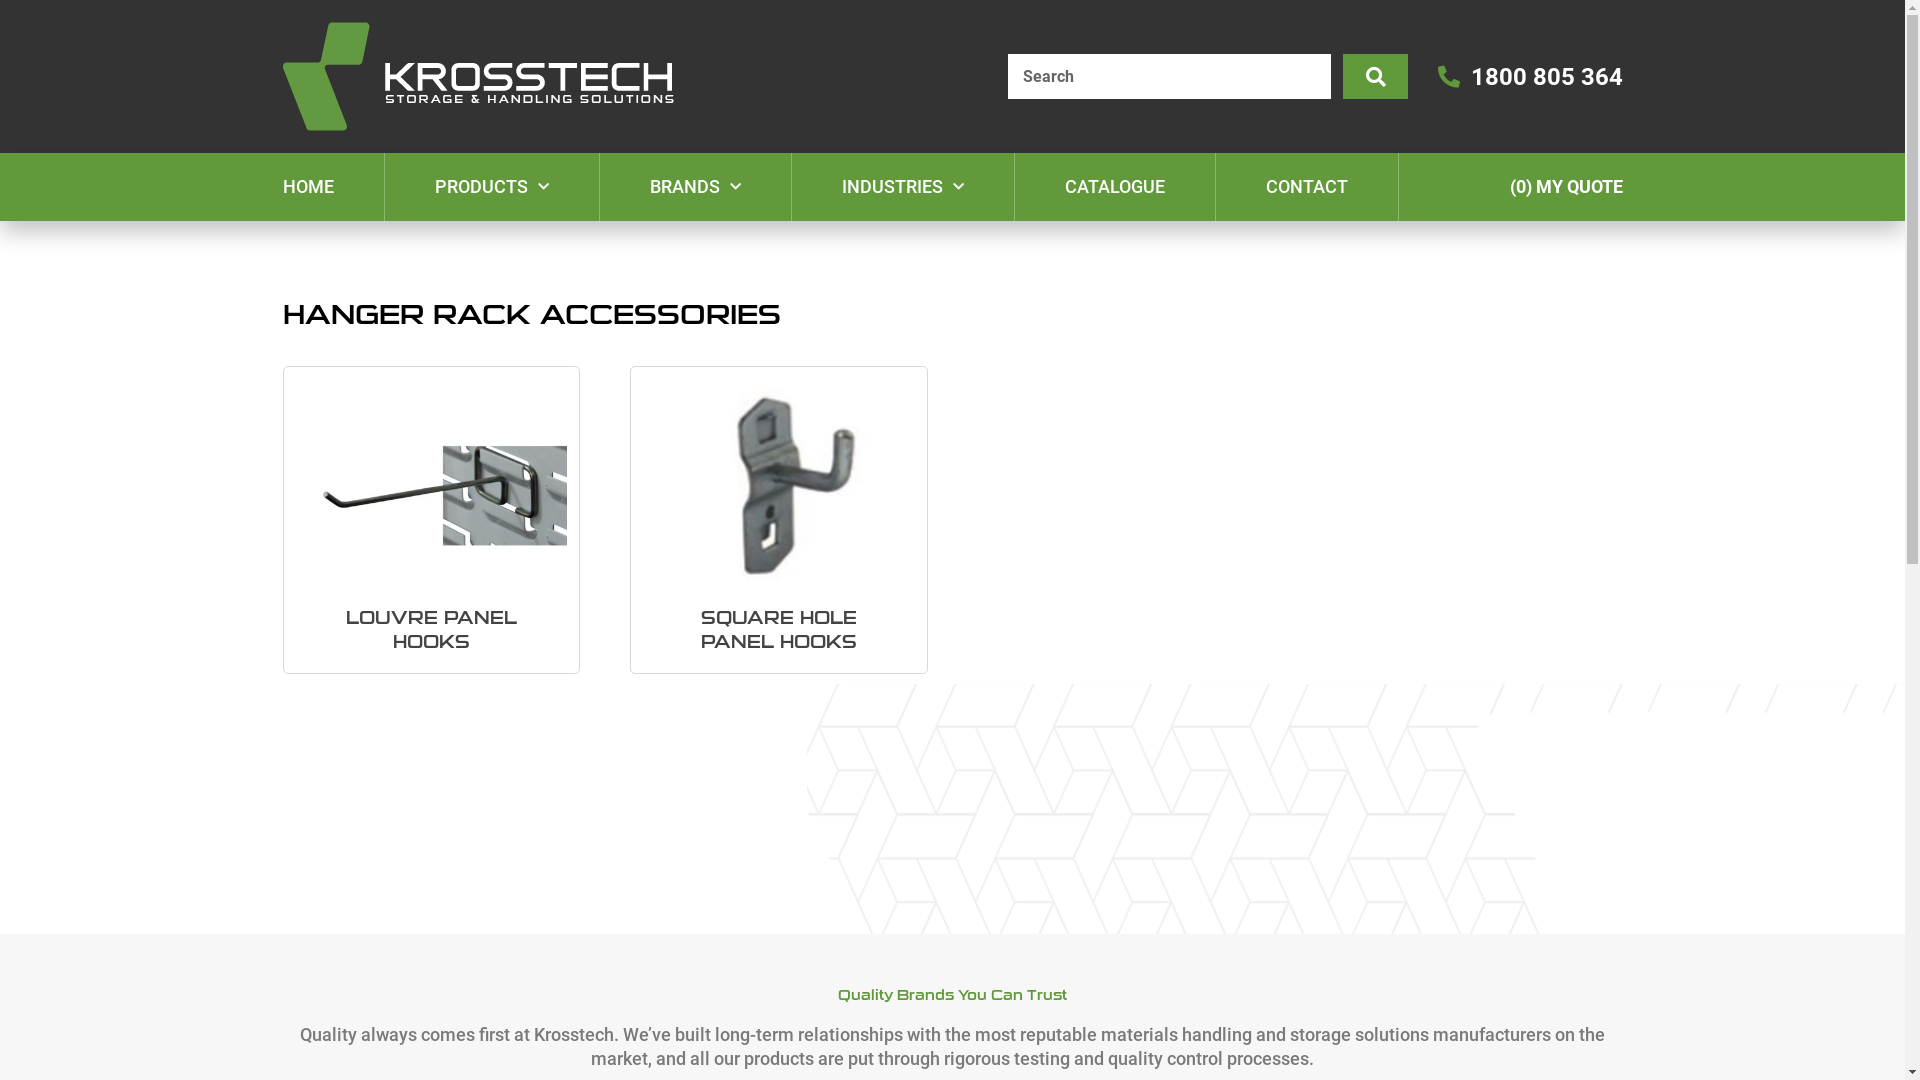  Describe the element at coordinates (1112, 186) in the screenshot. I see `'CATALOGUE'` at that location.